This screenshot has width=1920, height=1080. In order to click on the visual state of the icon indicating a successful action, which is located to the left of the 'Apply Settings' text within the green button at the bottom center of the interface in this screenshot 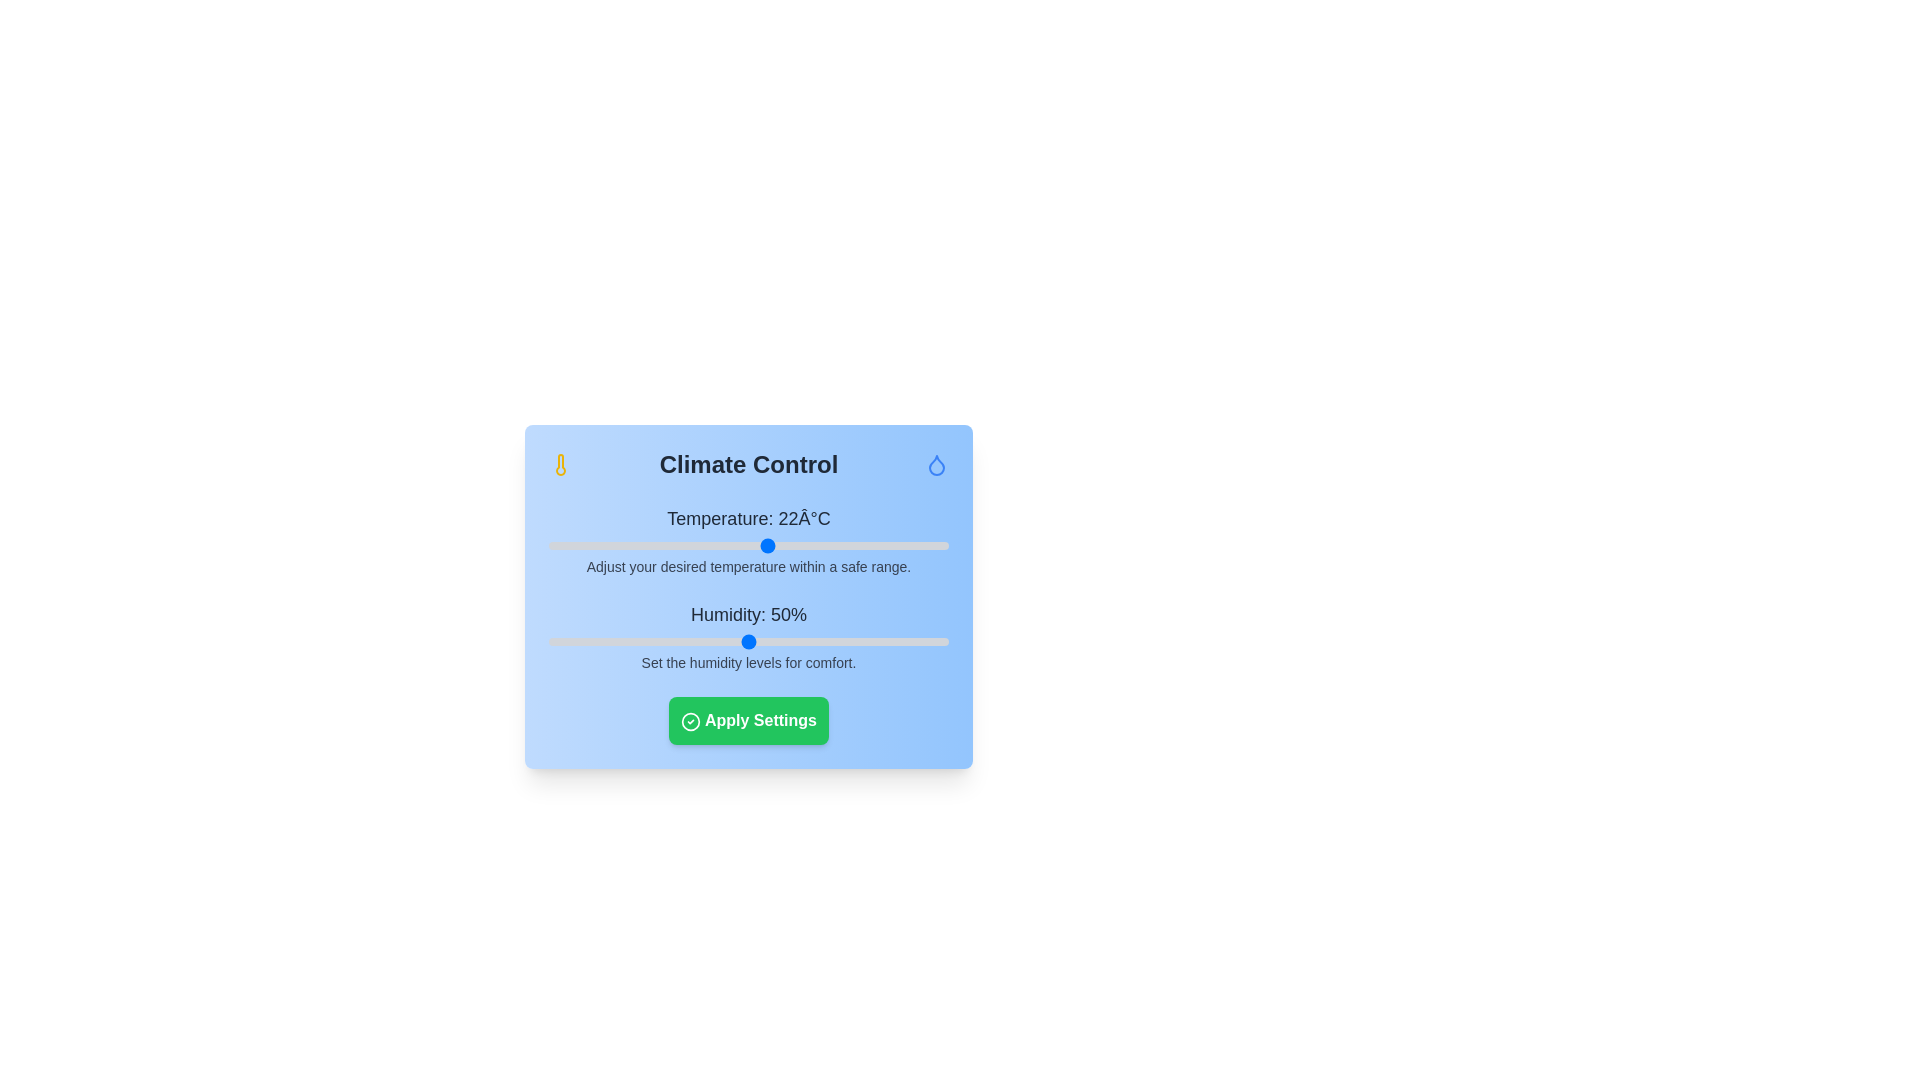, I will do `click(691, 721)`.